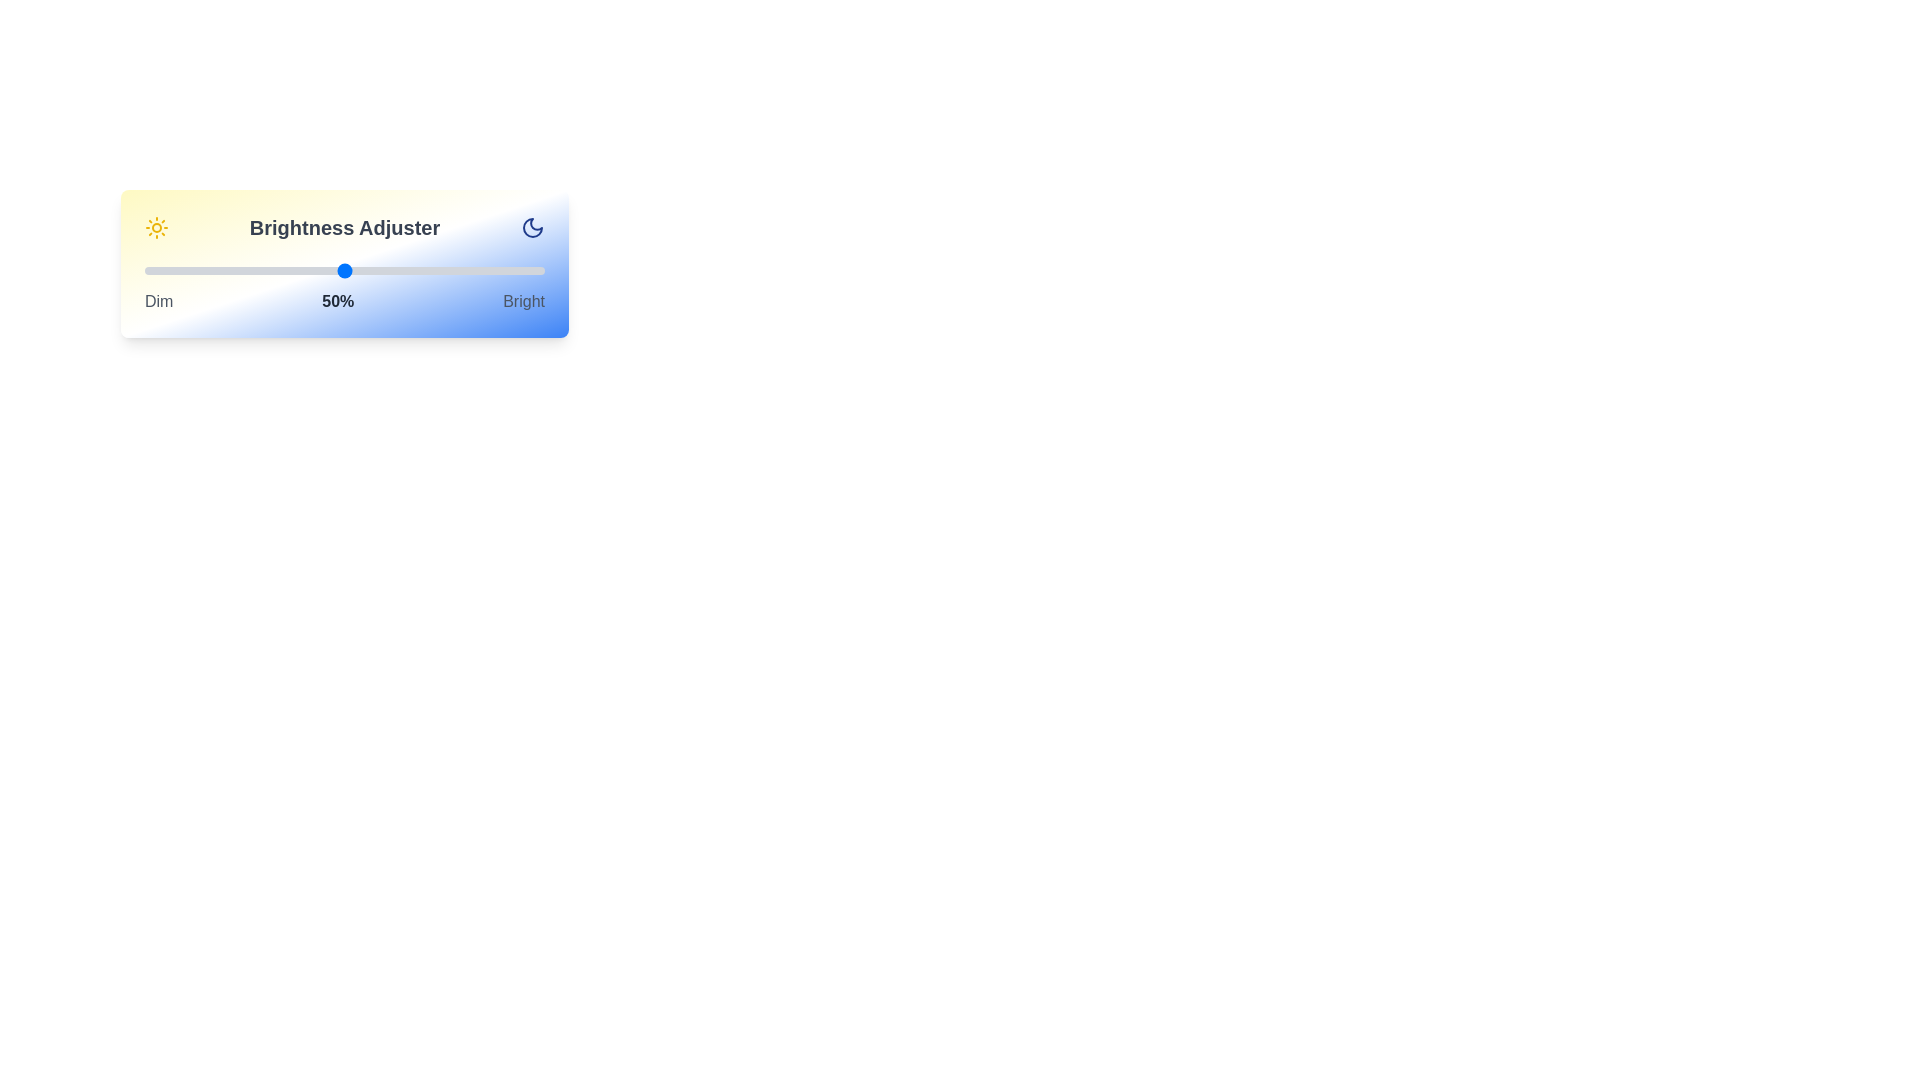 The image size is (1920, 1080). Describe the element at coordinates (188, 270) in the screenshot. I see `the brightness slider to 11% to observe the gradient background changes` at that location.